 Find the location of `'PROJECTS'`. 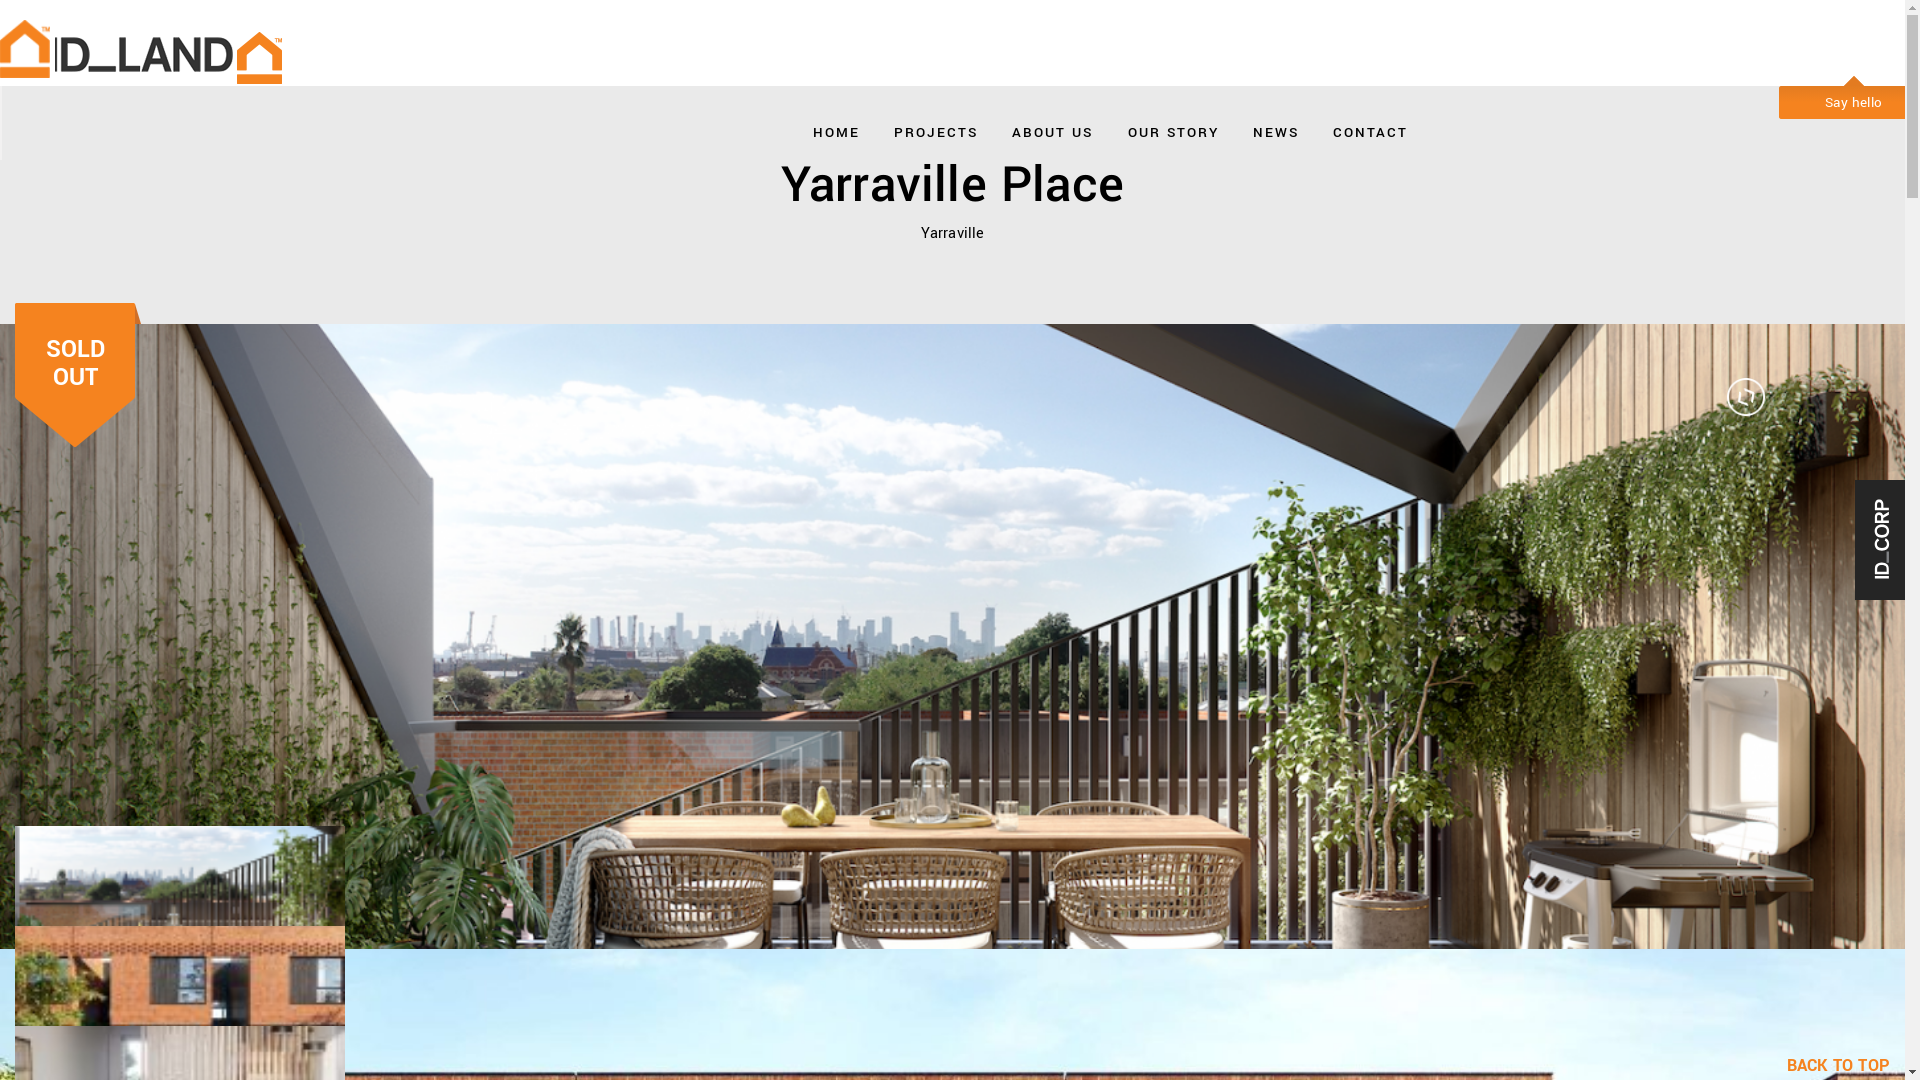

'PROJECTS' is located at coordinates (892, 127).